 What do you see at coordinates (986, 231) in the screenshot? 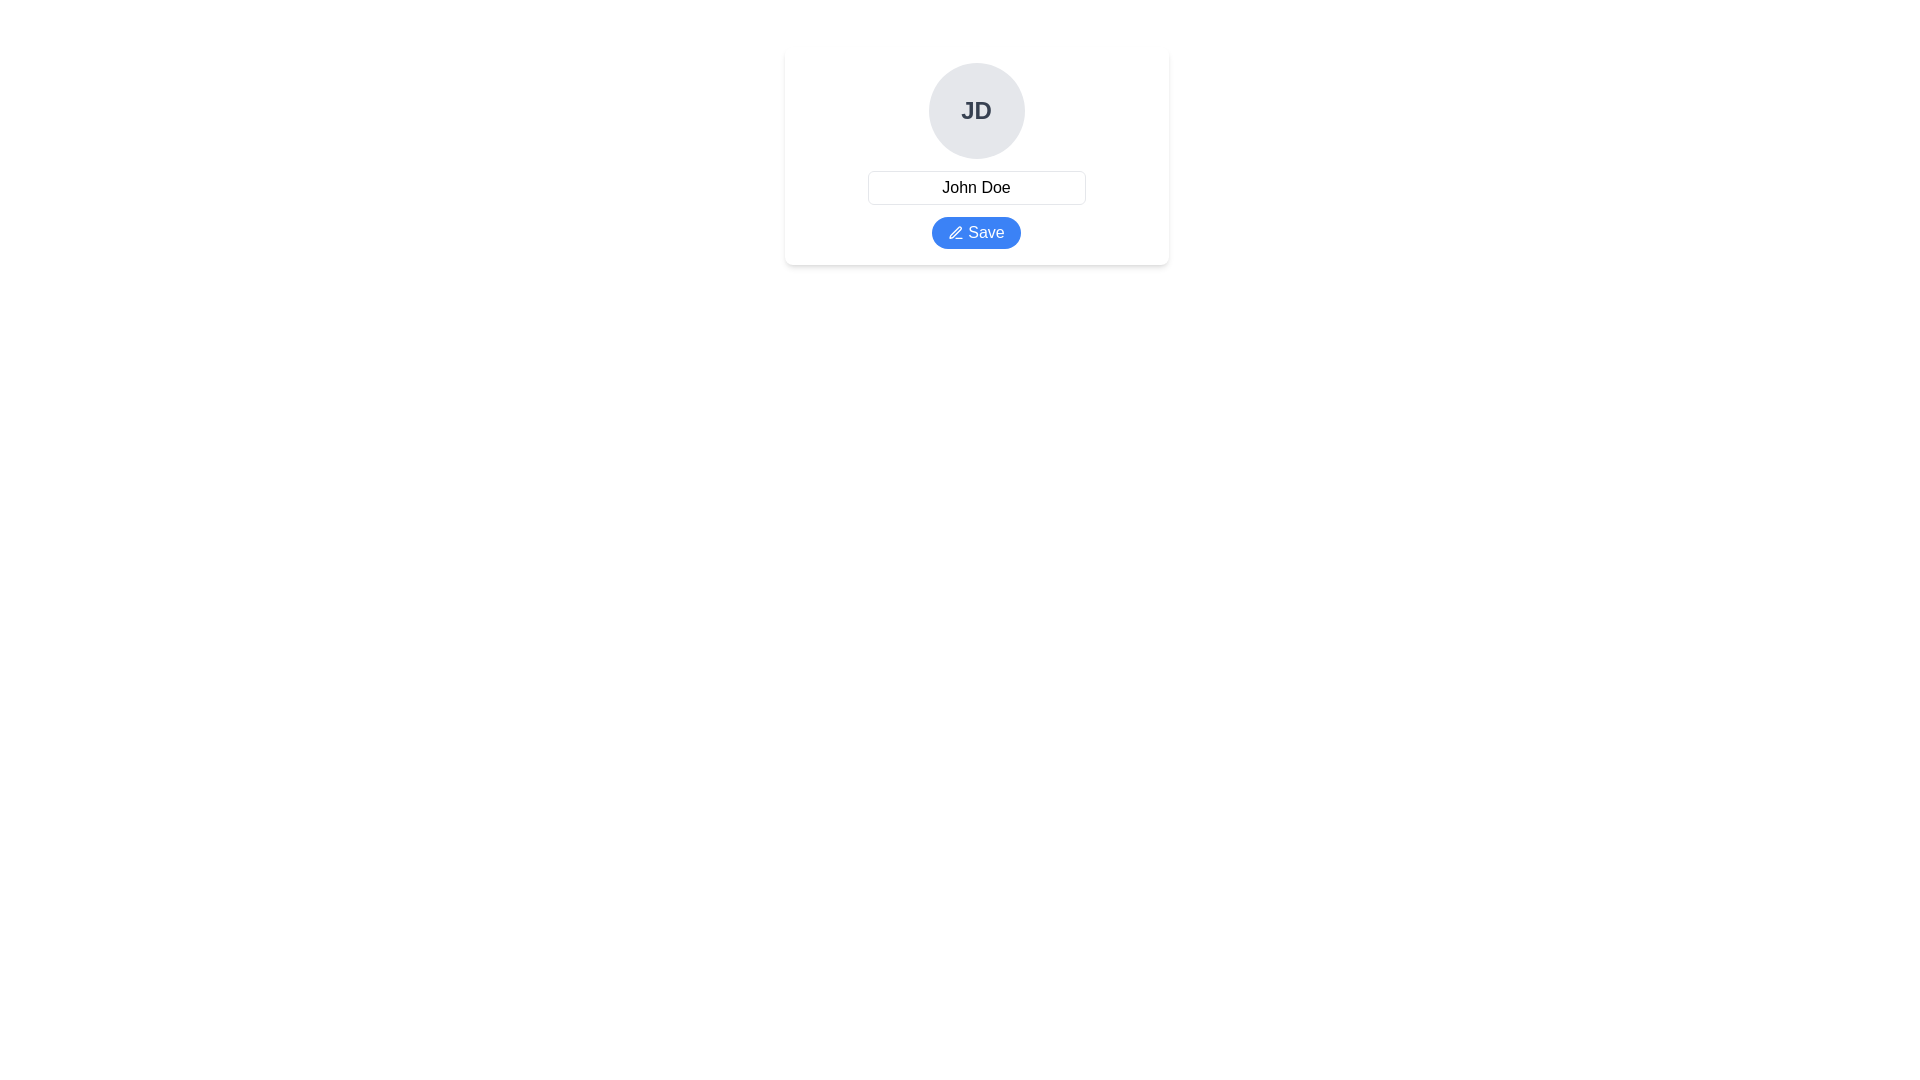
I see `the 'Save' button, which displays the word 'Save' in white font on a blue button with rounded ends` at bounding box center [986, 231].